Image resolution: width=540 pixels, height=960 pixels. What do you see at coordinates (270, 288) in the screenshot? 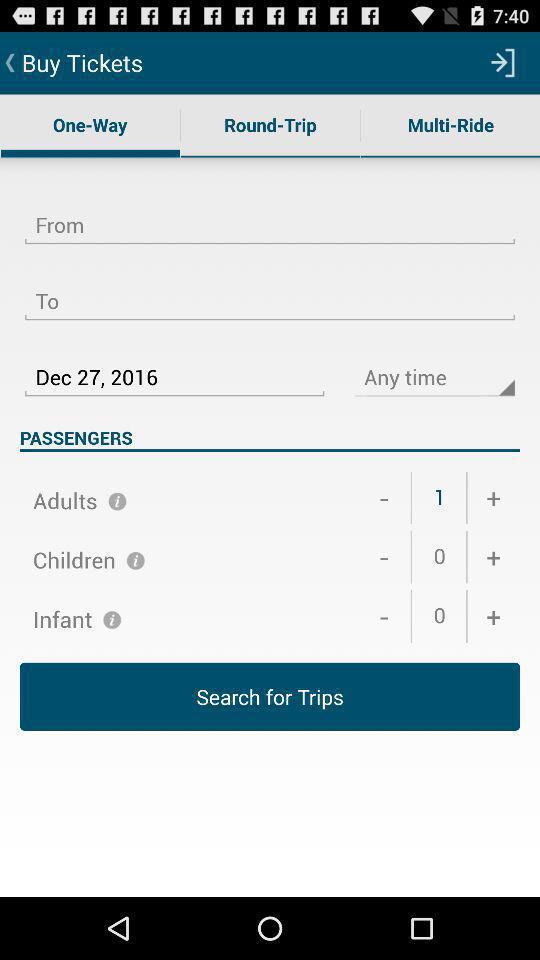
I see `the item above dec 27, 2016 item` at bounding box center [270, 288].